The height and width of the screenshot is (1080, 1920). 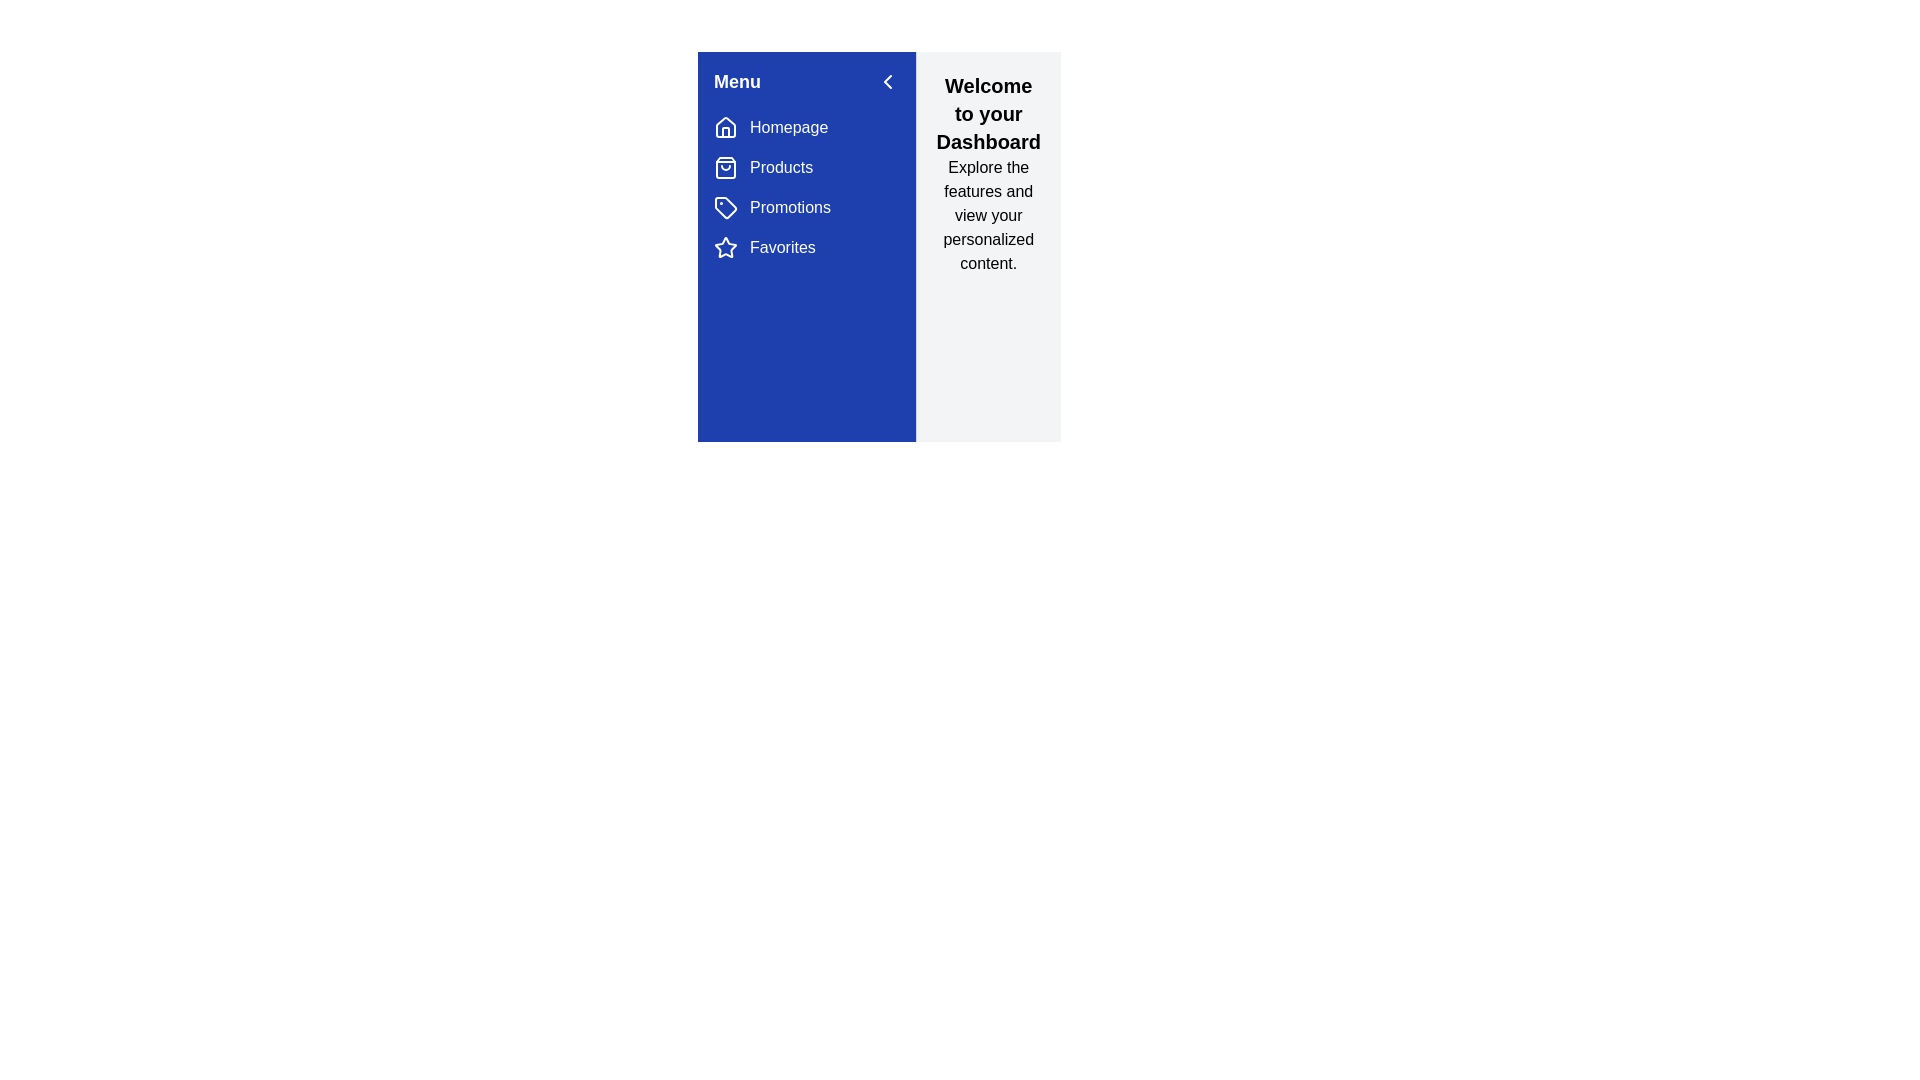 What do you see at coordinates (724, 208) in the screenshot?
I see `the navigation menu item corresponding to Promotions` at bounding box center [724, 208].